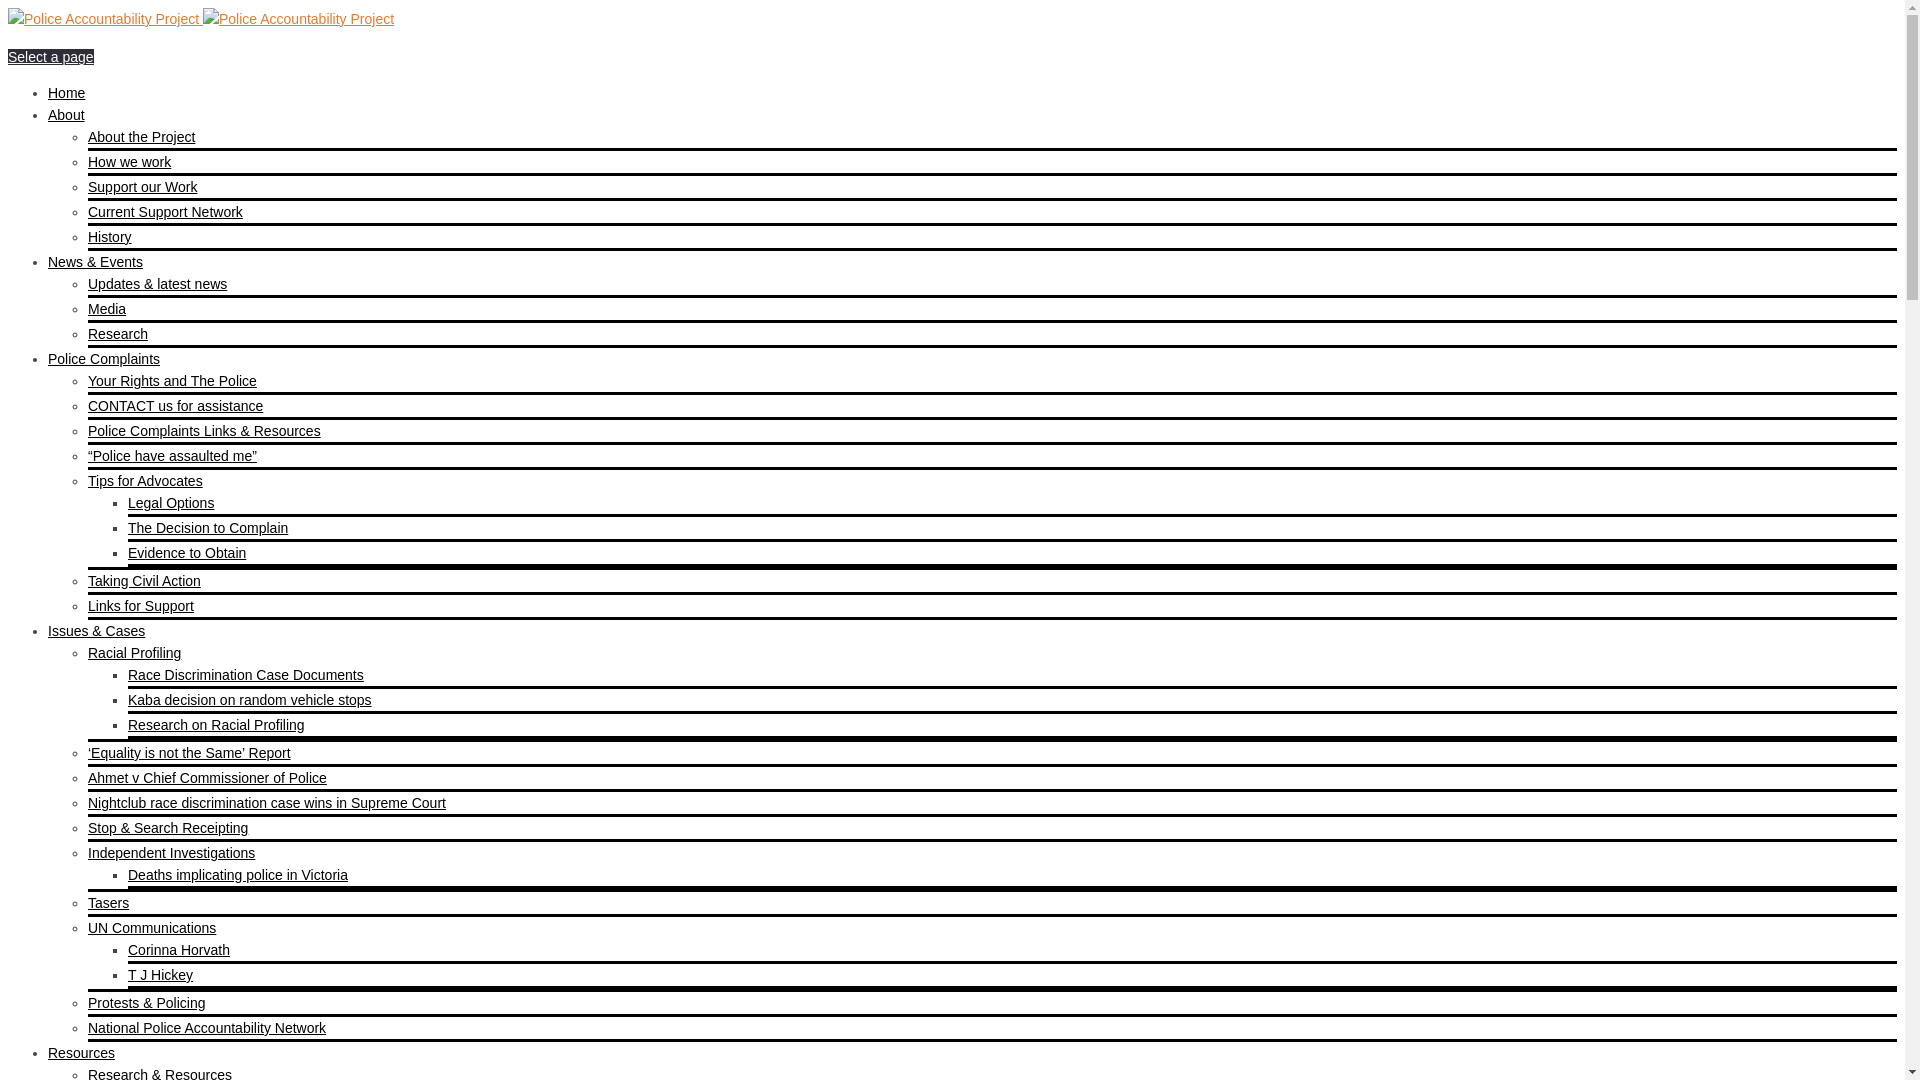  Describe the element at coordinates (171, 501) in the screenshot. I see `'Legal Options'` at that location.